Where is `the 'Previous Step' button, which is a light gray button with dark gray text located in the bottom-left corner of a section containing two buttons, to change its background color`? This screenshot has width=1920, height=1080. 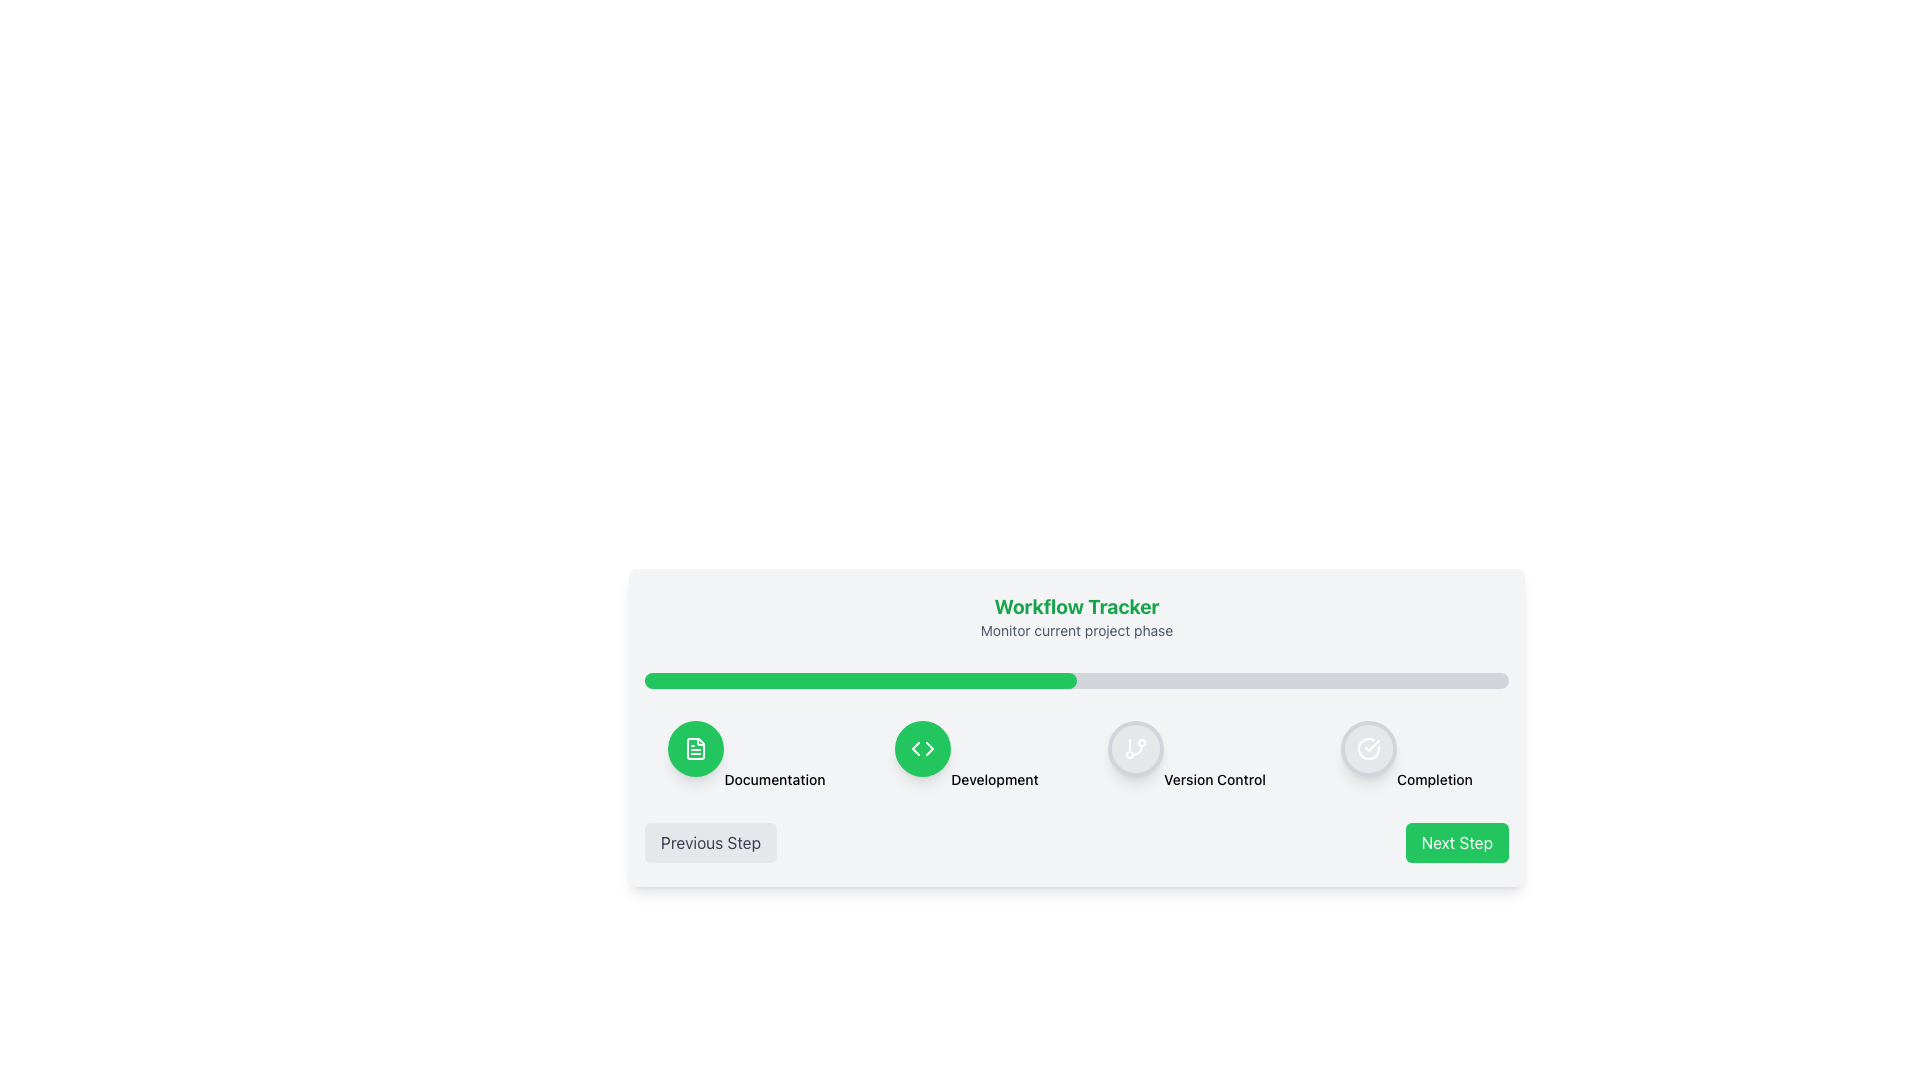 the 'Previous Step' button, which is a light gray button with dark gray text located in the bottom-left corner of a section containing two buttons, to change its background color is located at coordinates (710, 843).